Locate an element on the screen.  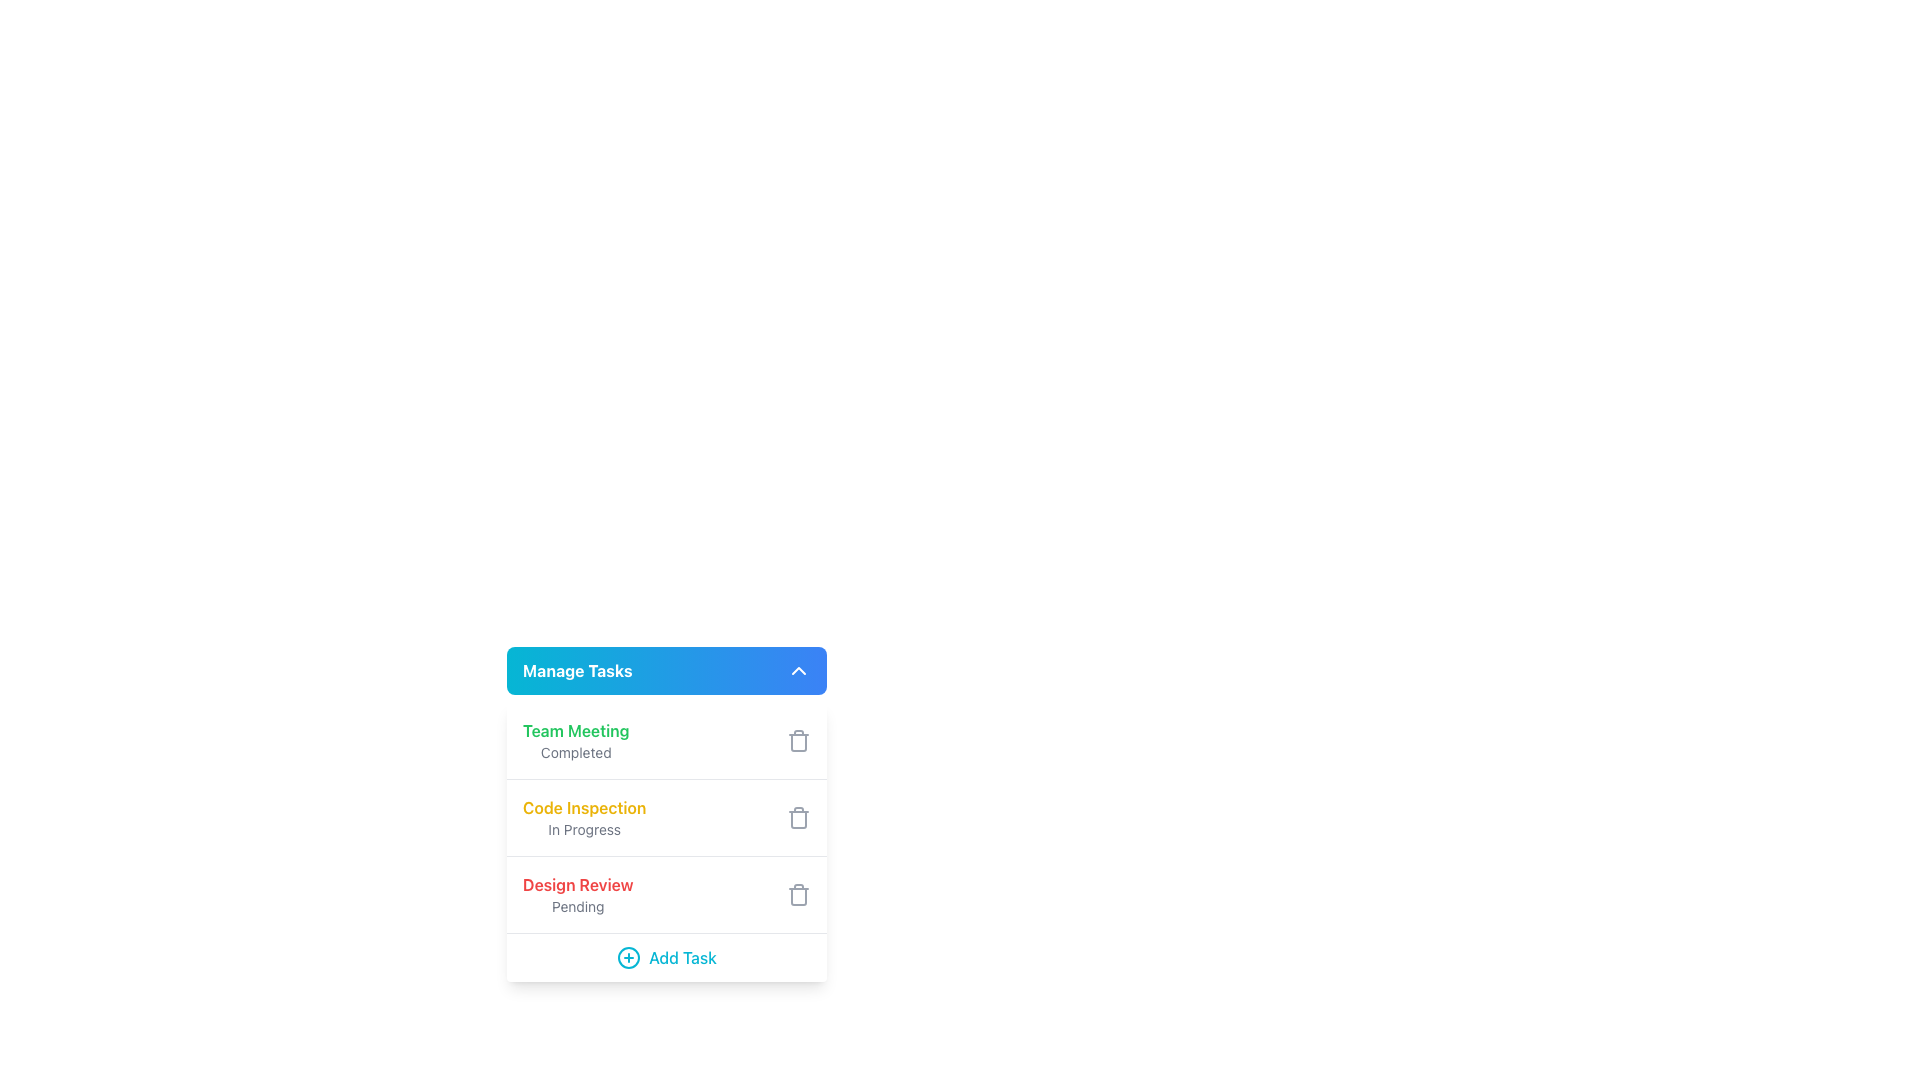
the status text label indicating the current status of the 'Design Review' task is located at coordinates (577, 906).